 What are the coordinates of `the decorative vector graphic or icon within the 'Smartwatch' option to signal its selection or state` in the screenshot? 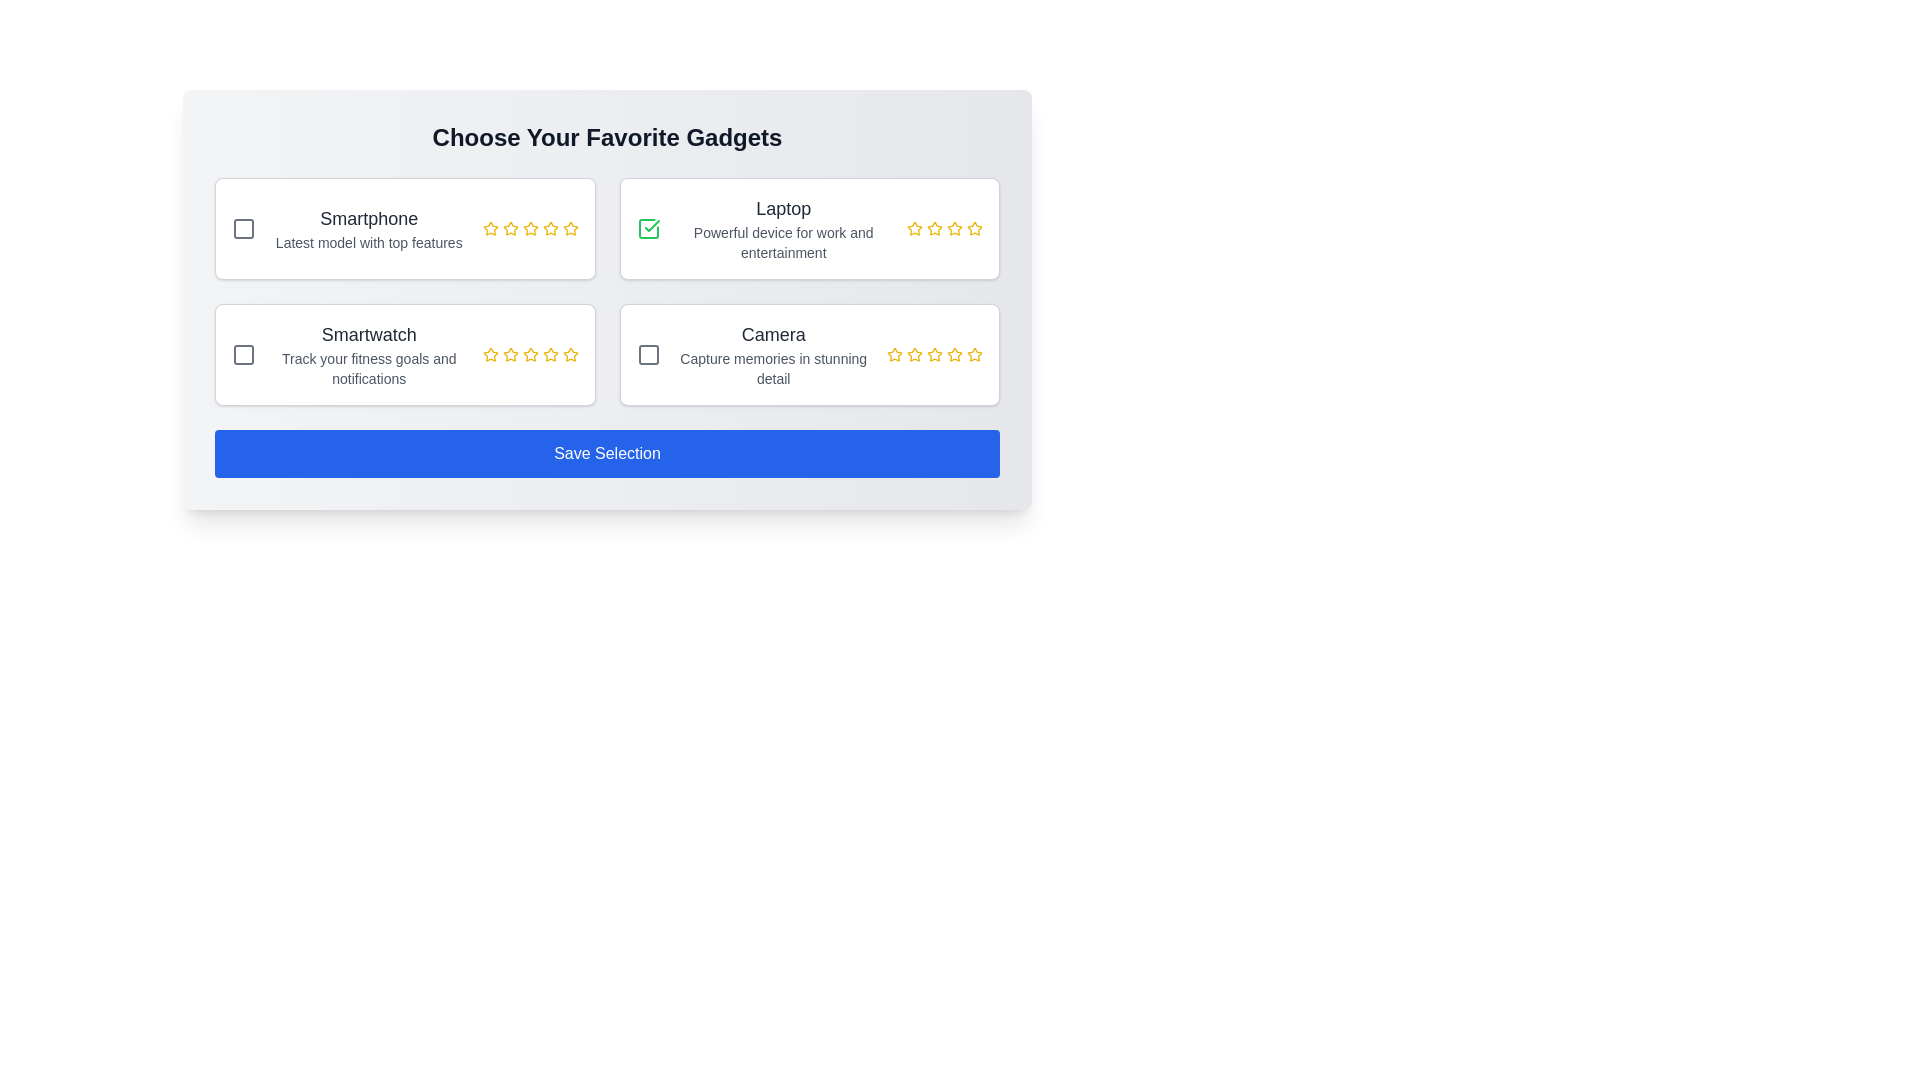 It's located at (243, 353).